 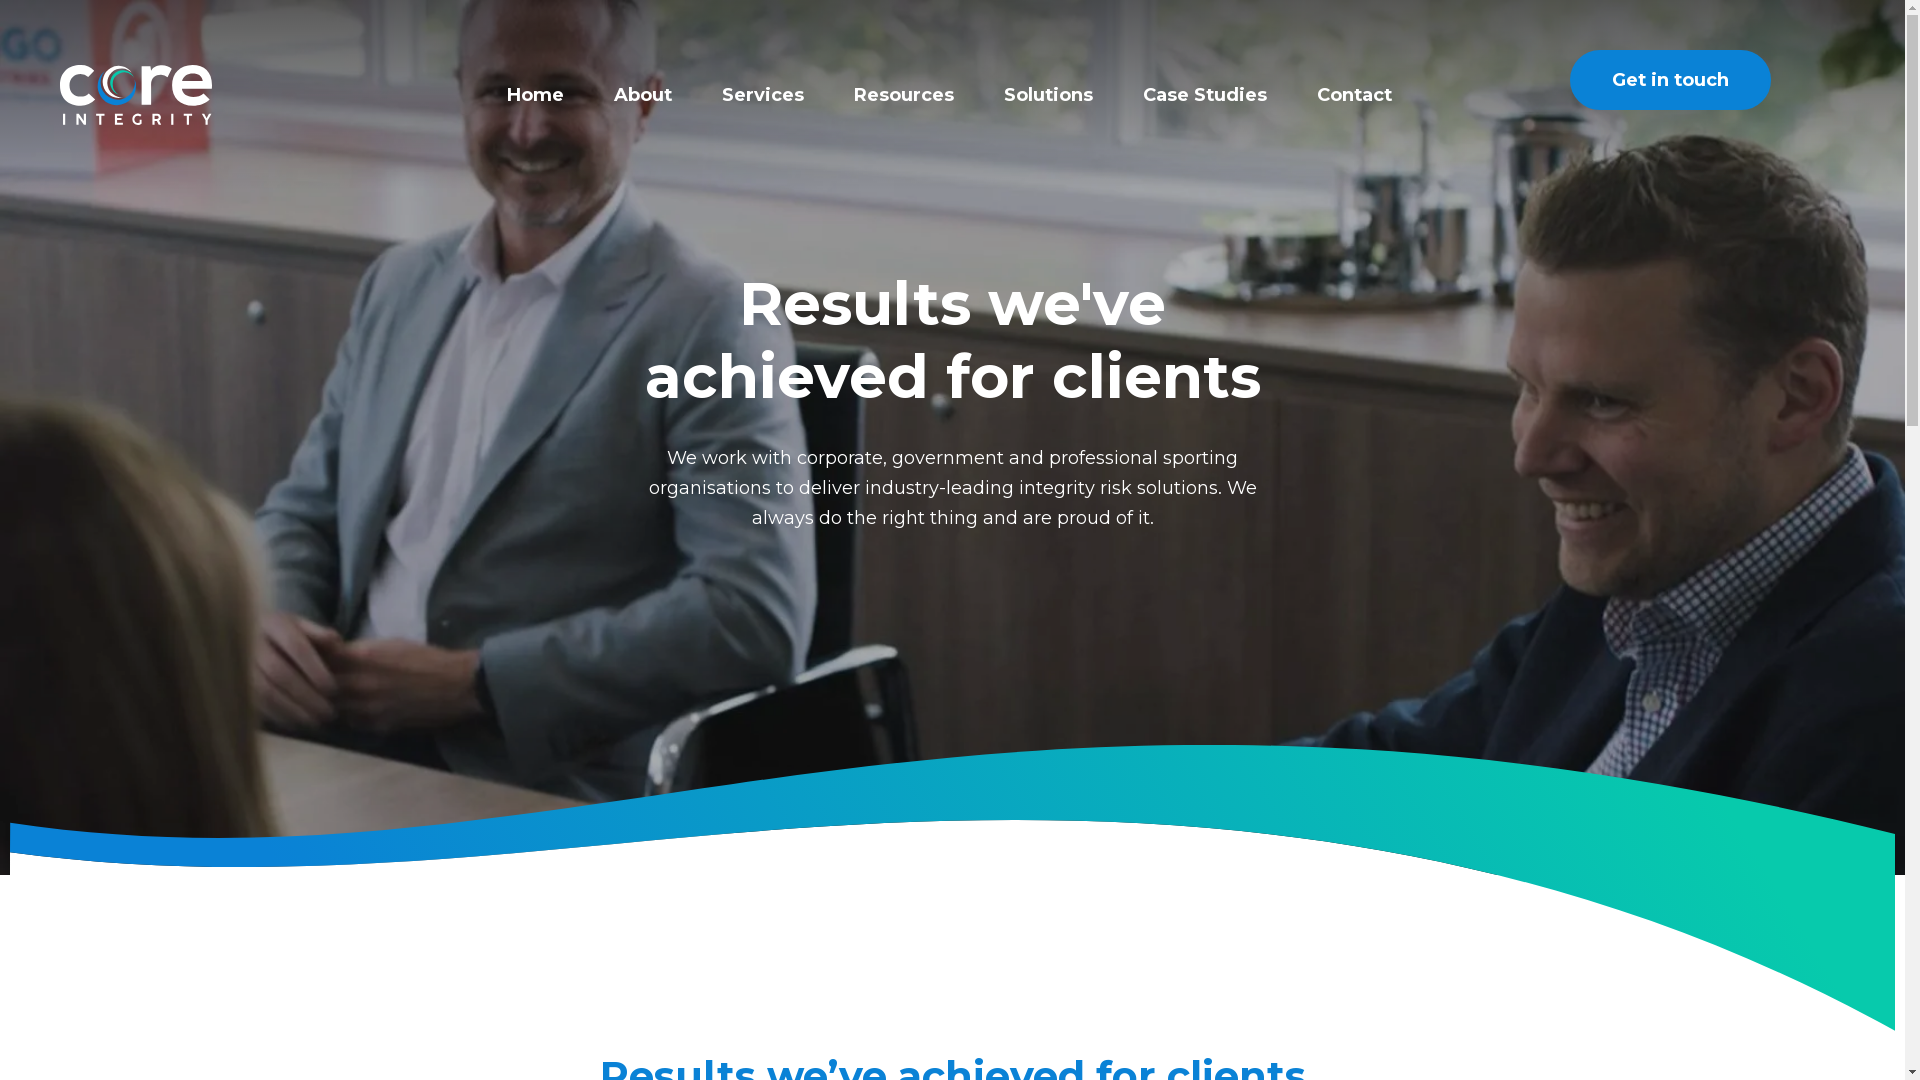 What do you see at coordinates (1316, 95) in the screenshot?
I see `'Contact'` at bounding box center [1316, 95].